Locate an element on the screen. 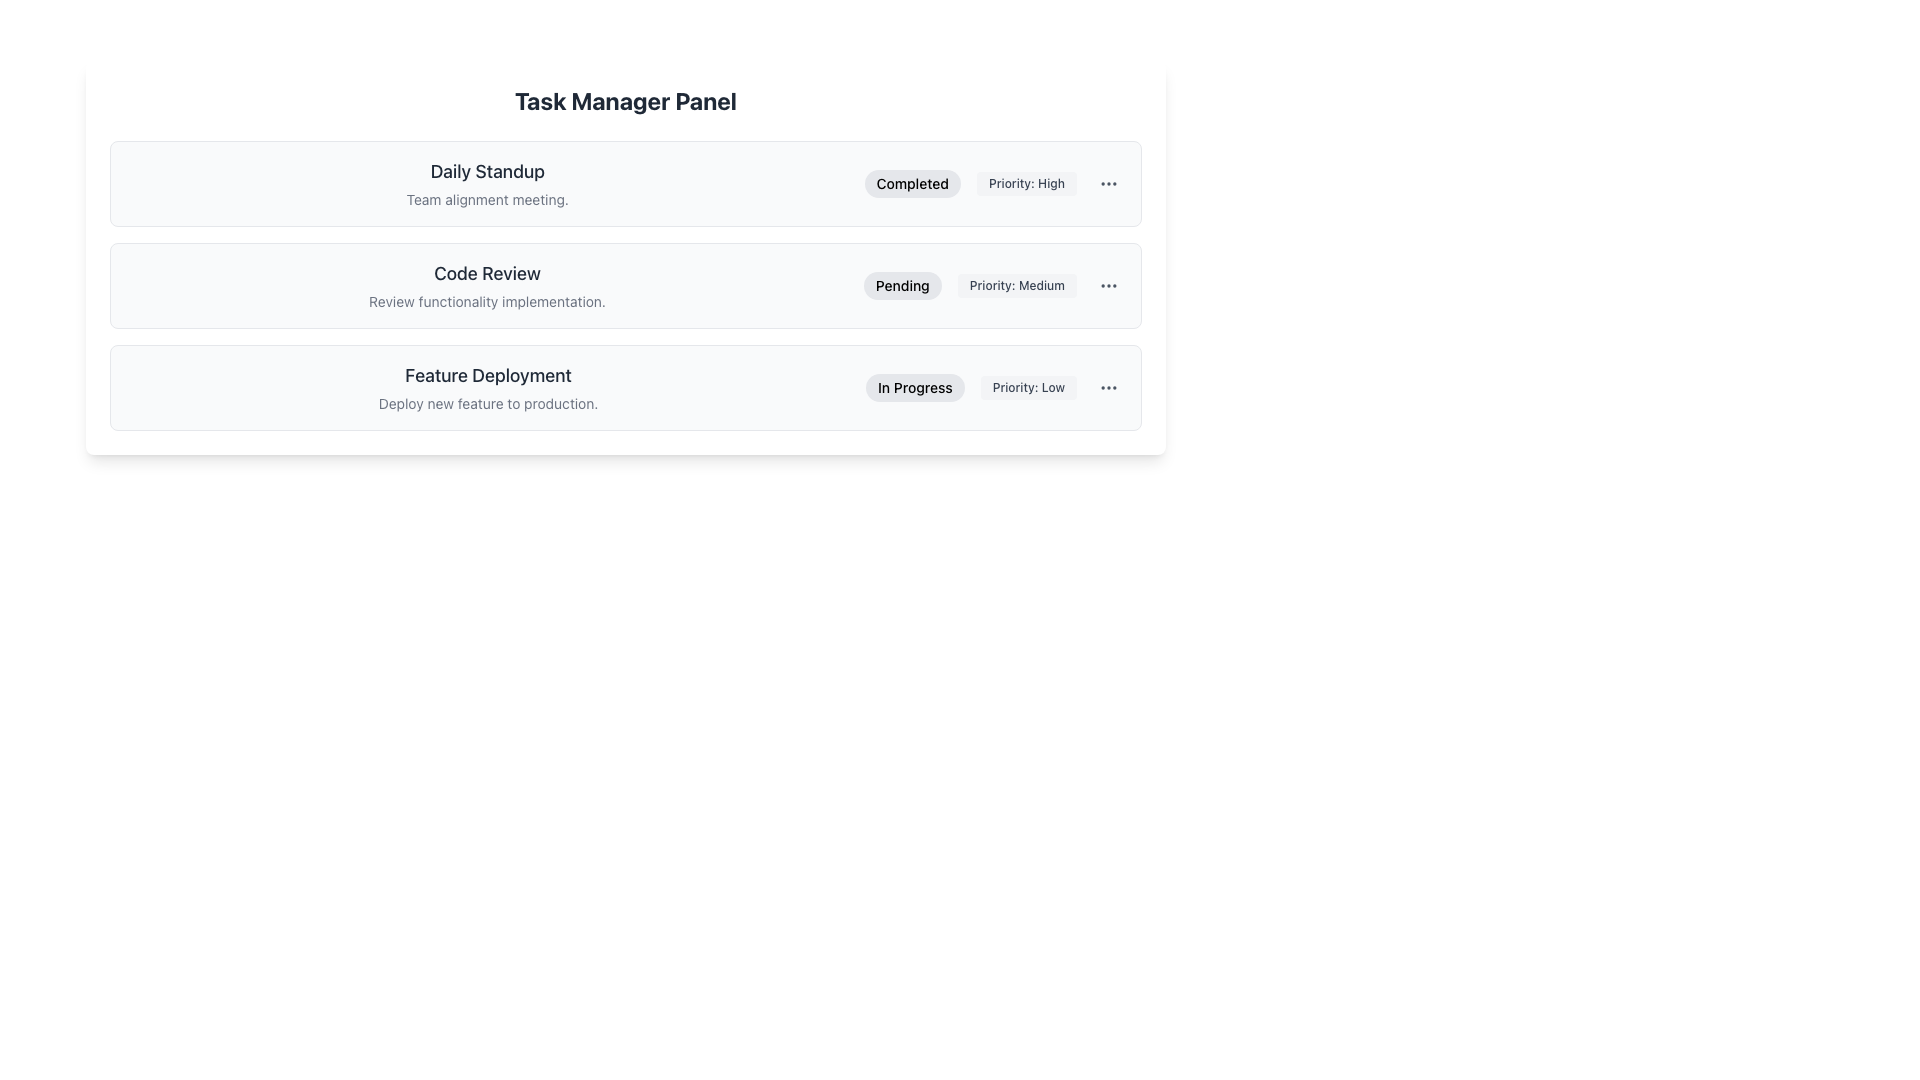 The height and width of the screenshot is (1080, 1920). the pill-shaped label with the text 'In Progress' located to the right of the 'Feature Deployment' row in the third list item of the task list is located at coordinates (914, 388).